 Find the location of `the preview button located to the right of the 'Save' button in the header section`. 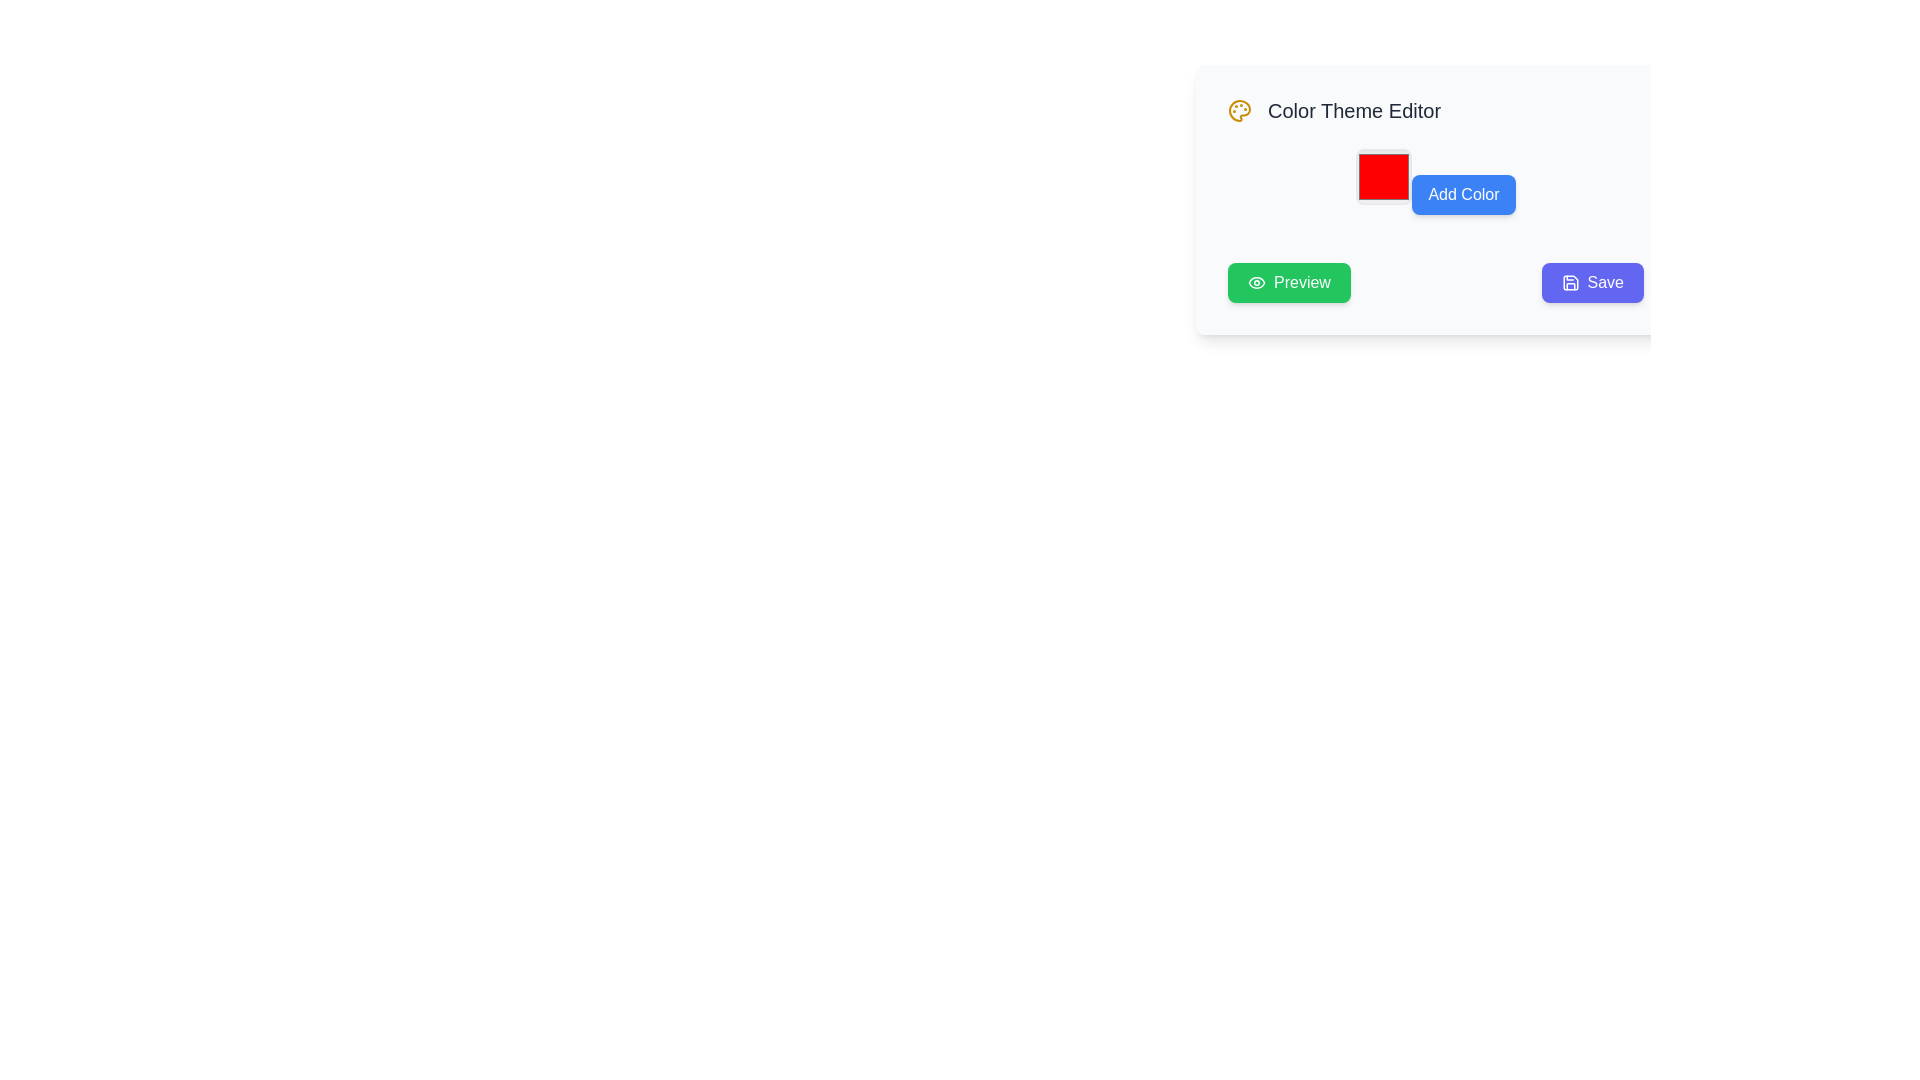

the preview button located to the right of the 'Save' button in the header section is located at coordinates (1289, 282).